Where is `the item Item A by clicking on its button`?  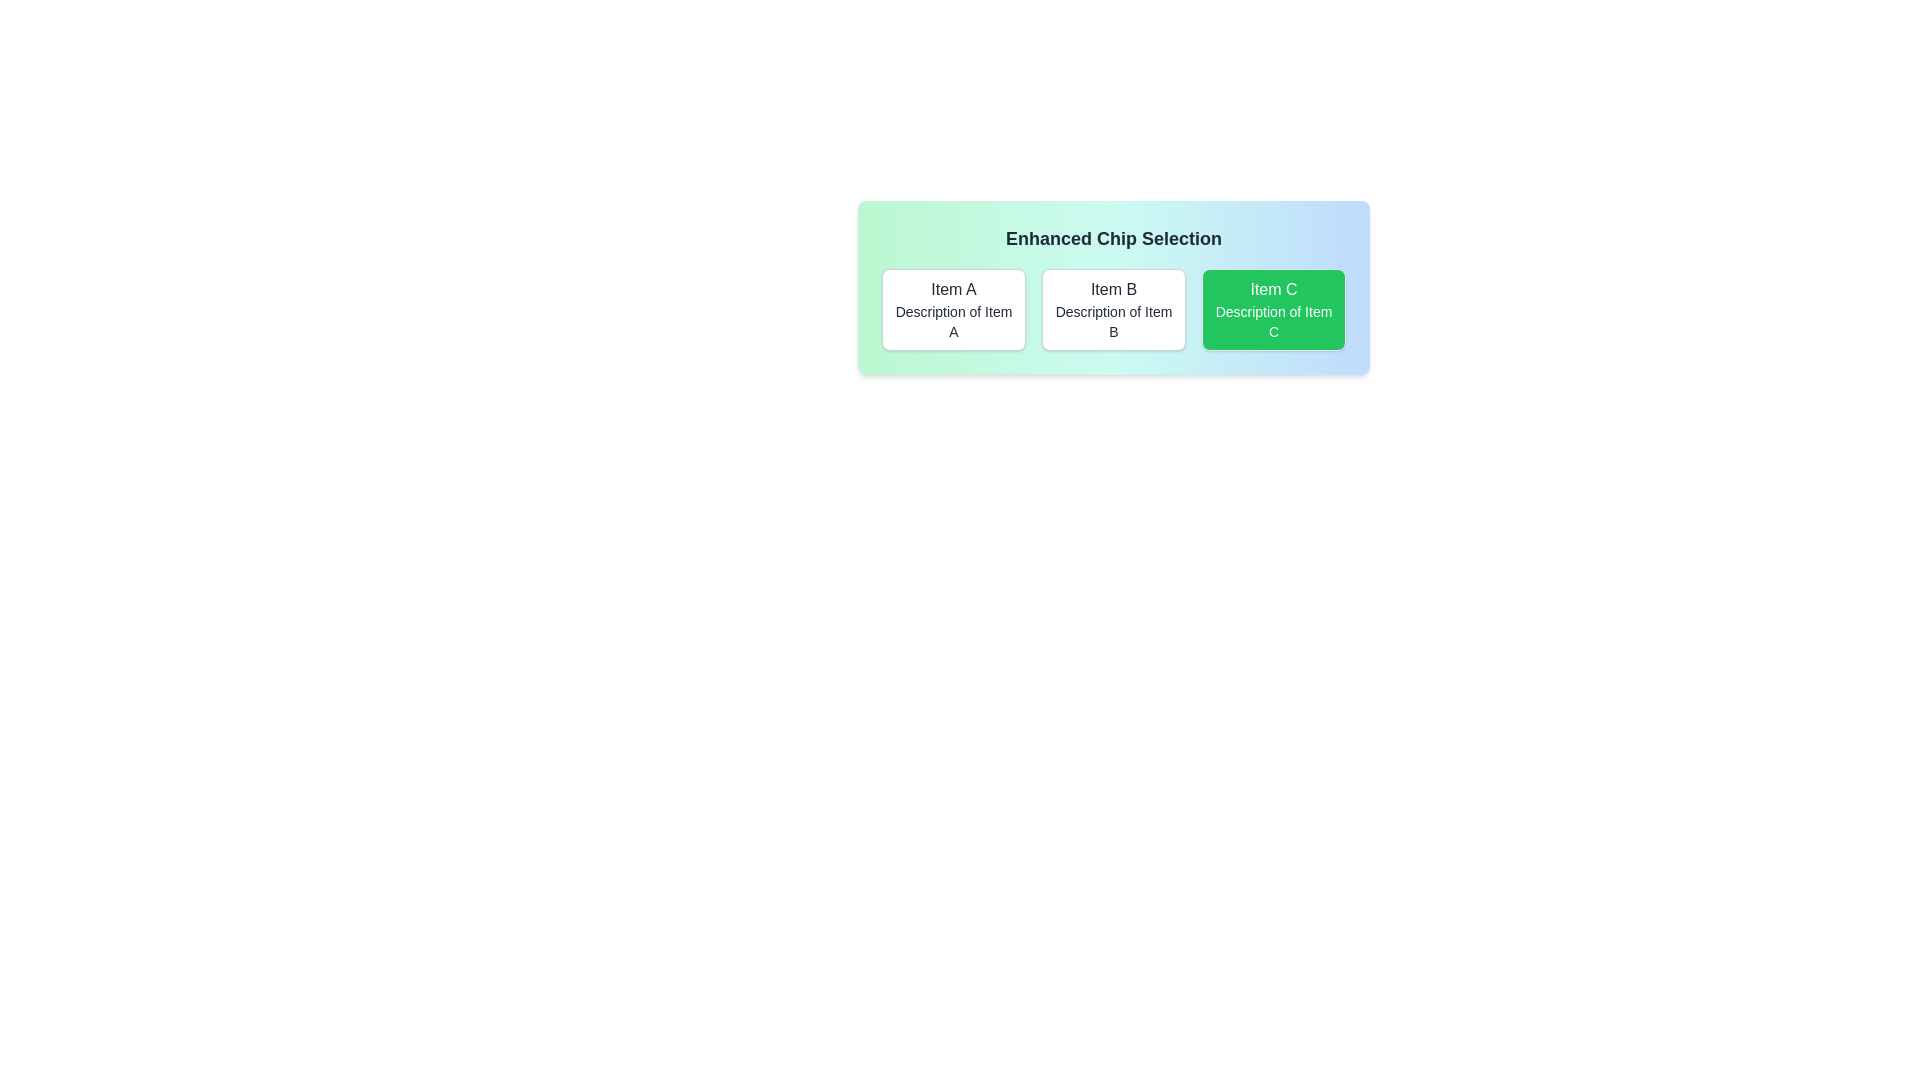
the item Item A by clicking on its button is located at coordinates (953, 309).